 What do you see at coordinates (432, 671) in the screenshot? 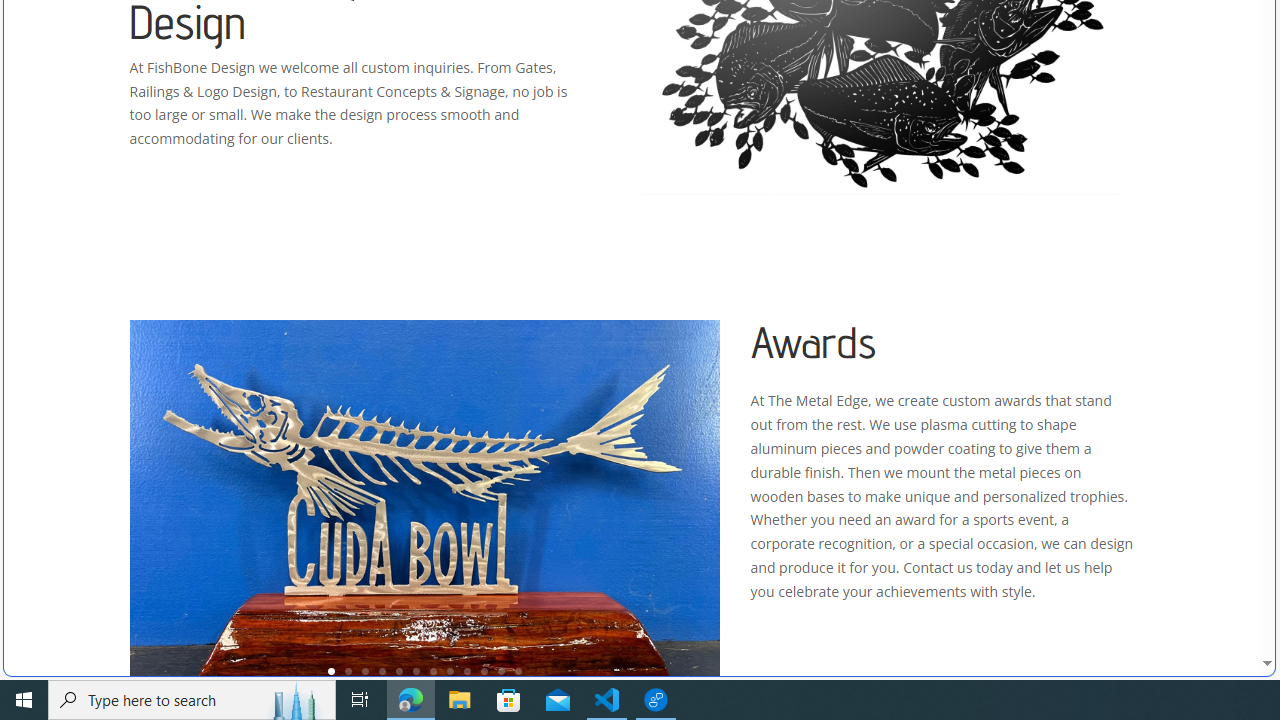
I see `'7'` at bounding box center [432, 671].